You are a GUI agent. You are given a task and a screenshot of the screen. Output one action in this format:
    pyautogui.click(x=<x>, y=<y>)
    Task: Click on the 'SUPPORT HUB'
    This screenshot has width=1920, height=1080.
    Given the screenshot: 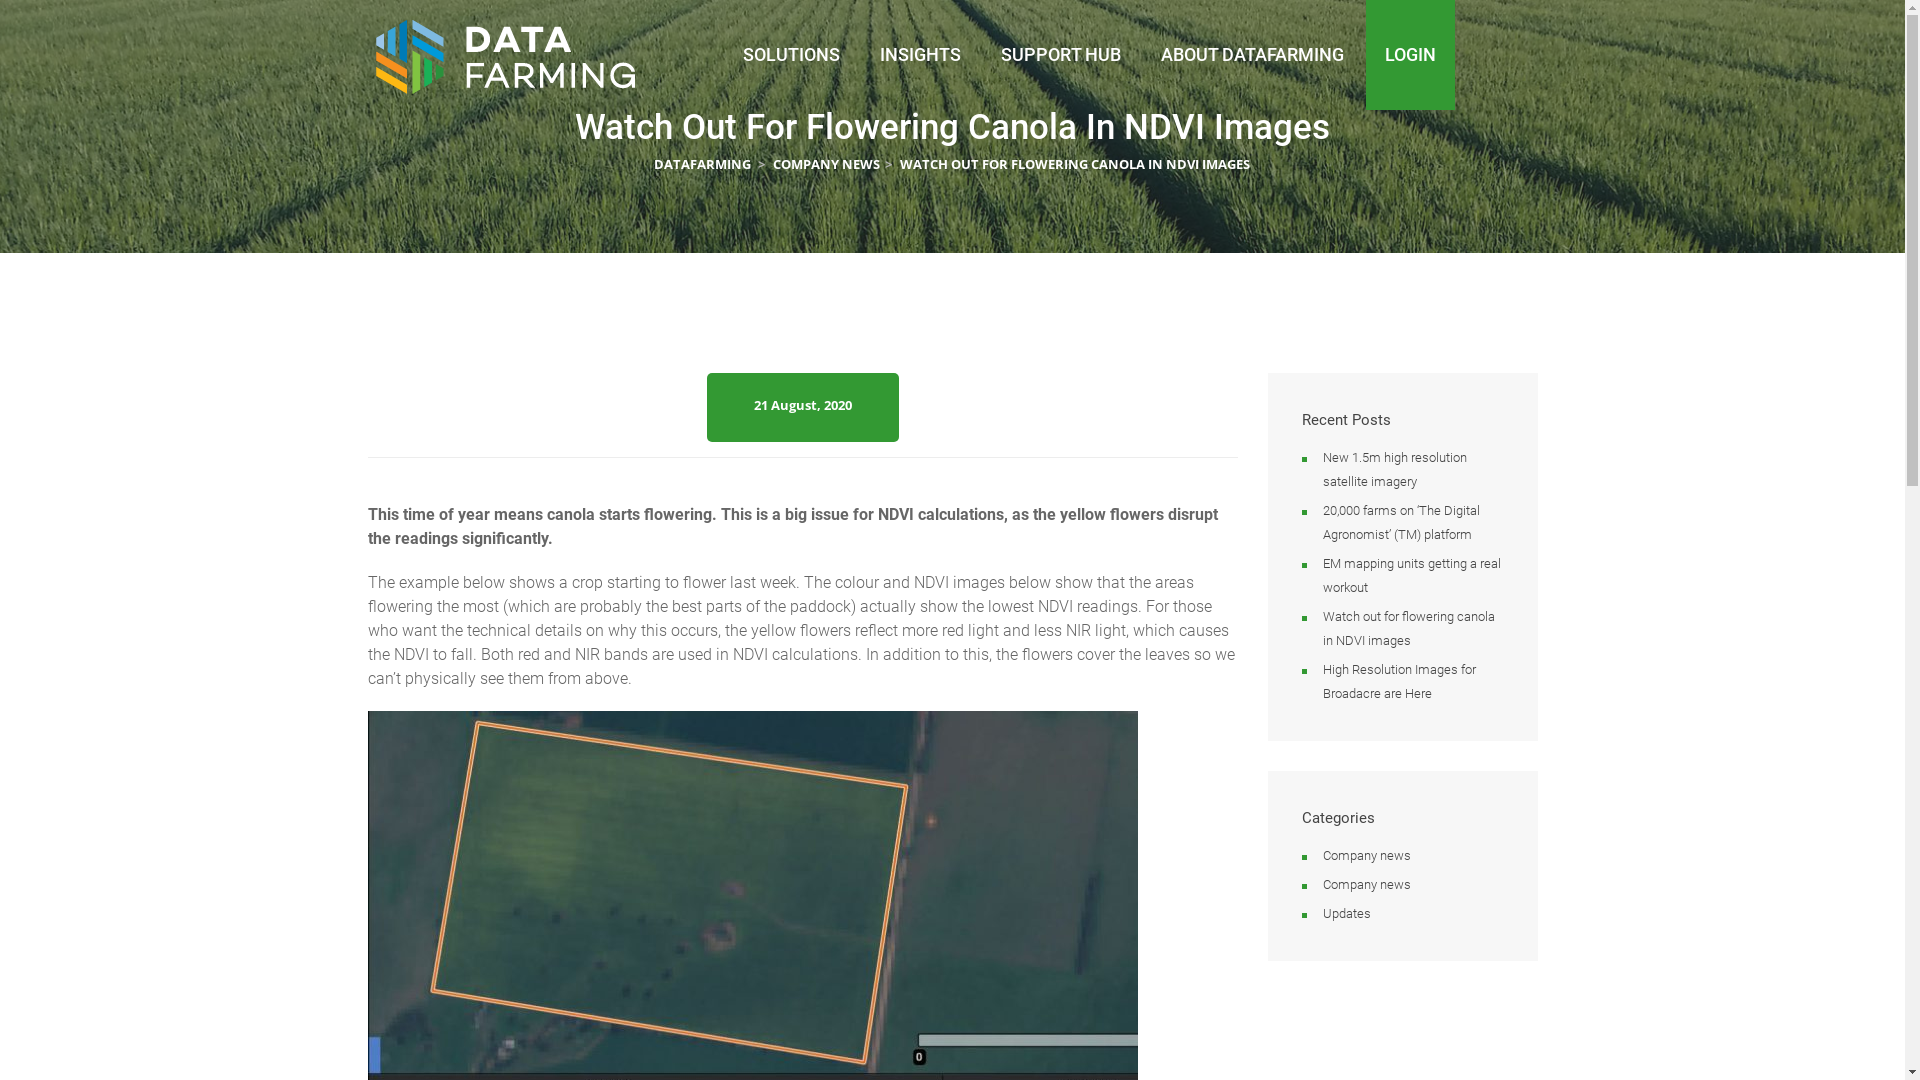 What is the action you would take?
    pyautogui.click(x=1059, y=53)
    